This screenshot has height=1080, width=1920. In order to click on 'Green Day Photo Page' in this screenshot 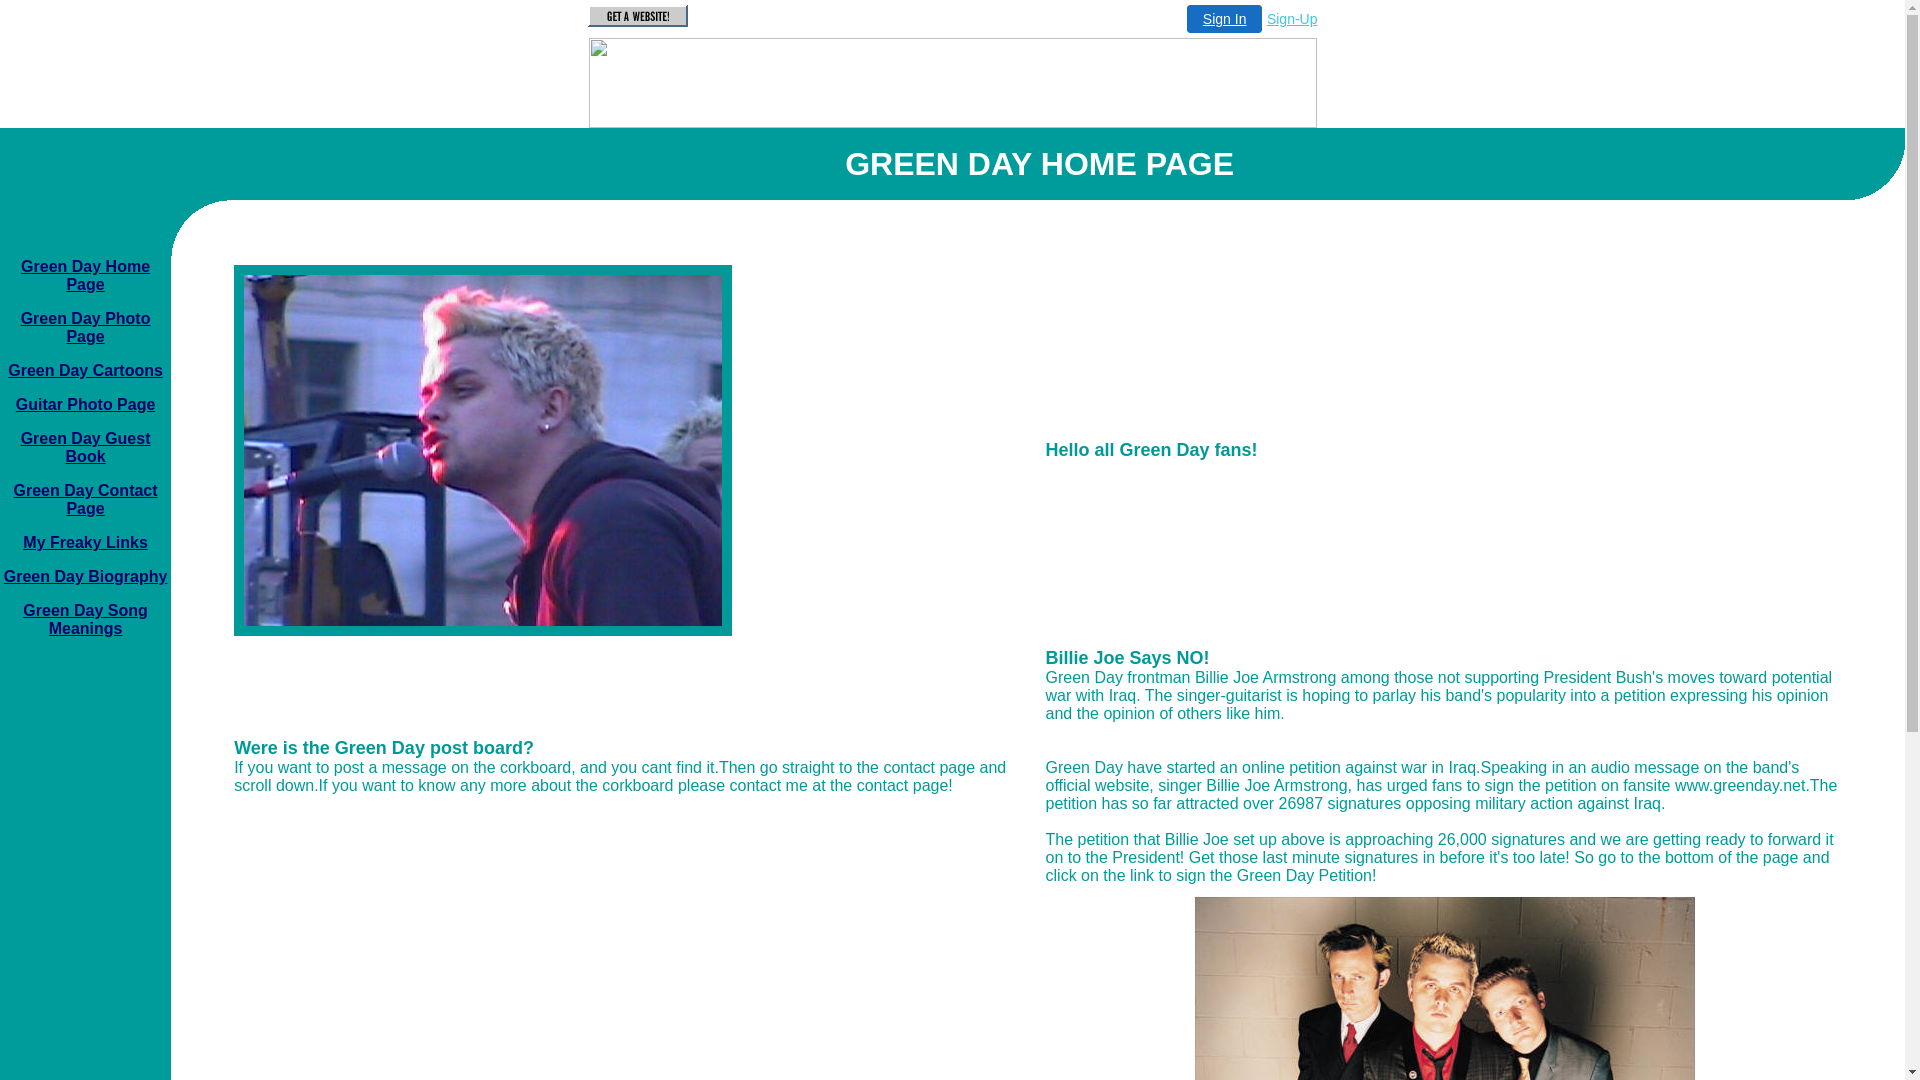, I will do `click(85, 326)`.